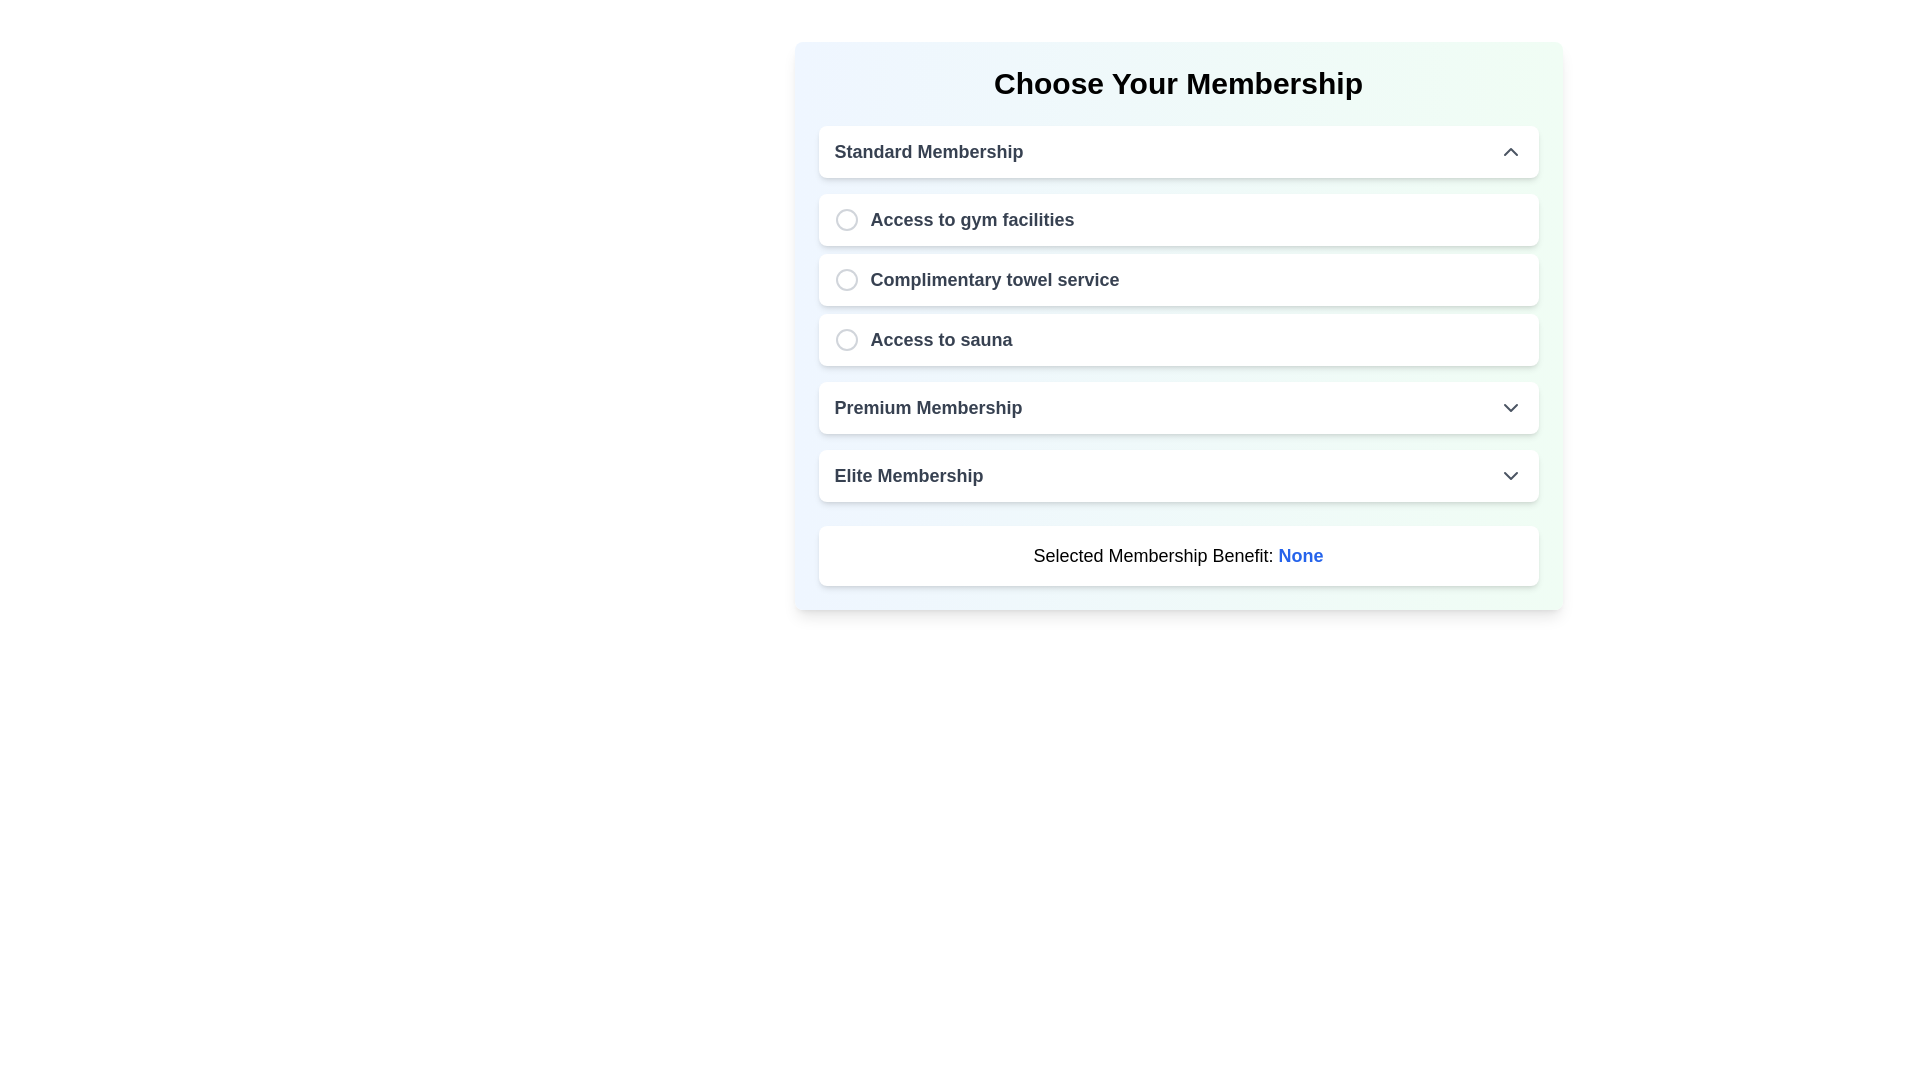 This screenshot has width=1920, height=1080. I want to click on the state of the Chevron indicator icon located at the far-right end of the 'Standard Membership' section header, so click(1510, 150).